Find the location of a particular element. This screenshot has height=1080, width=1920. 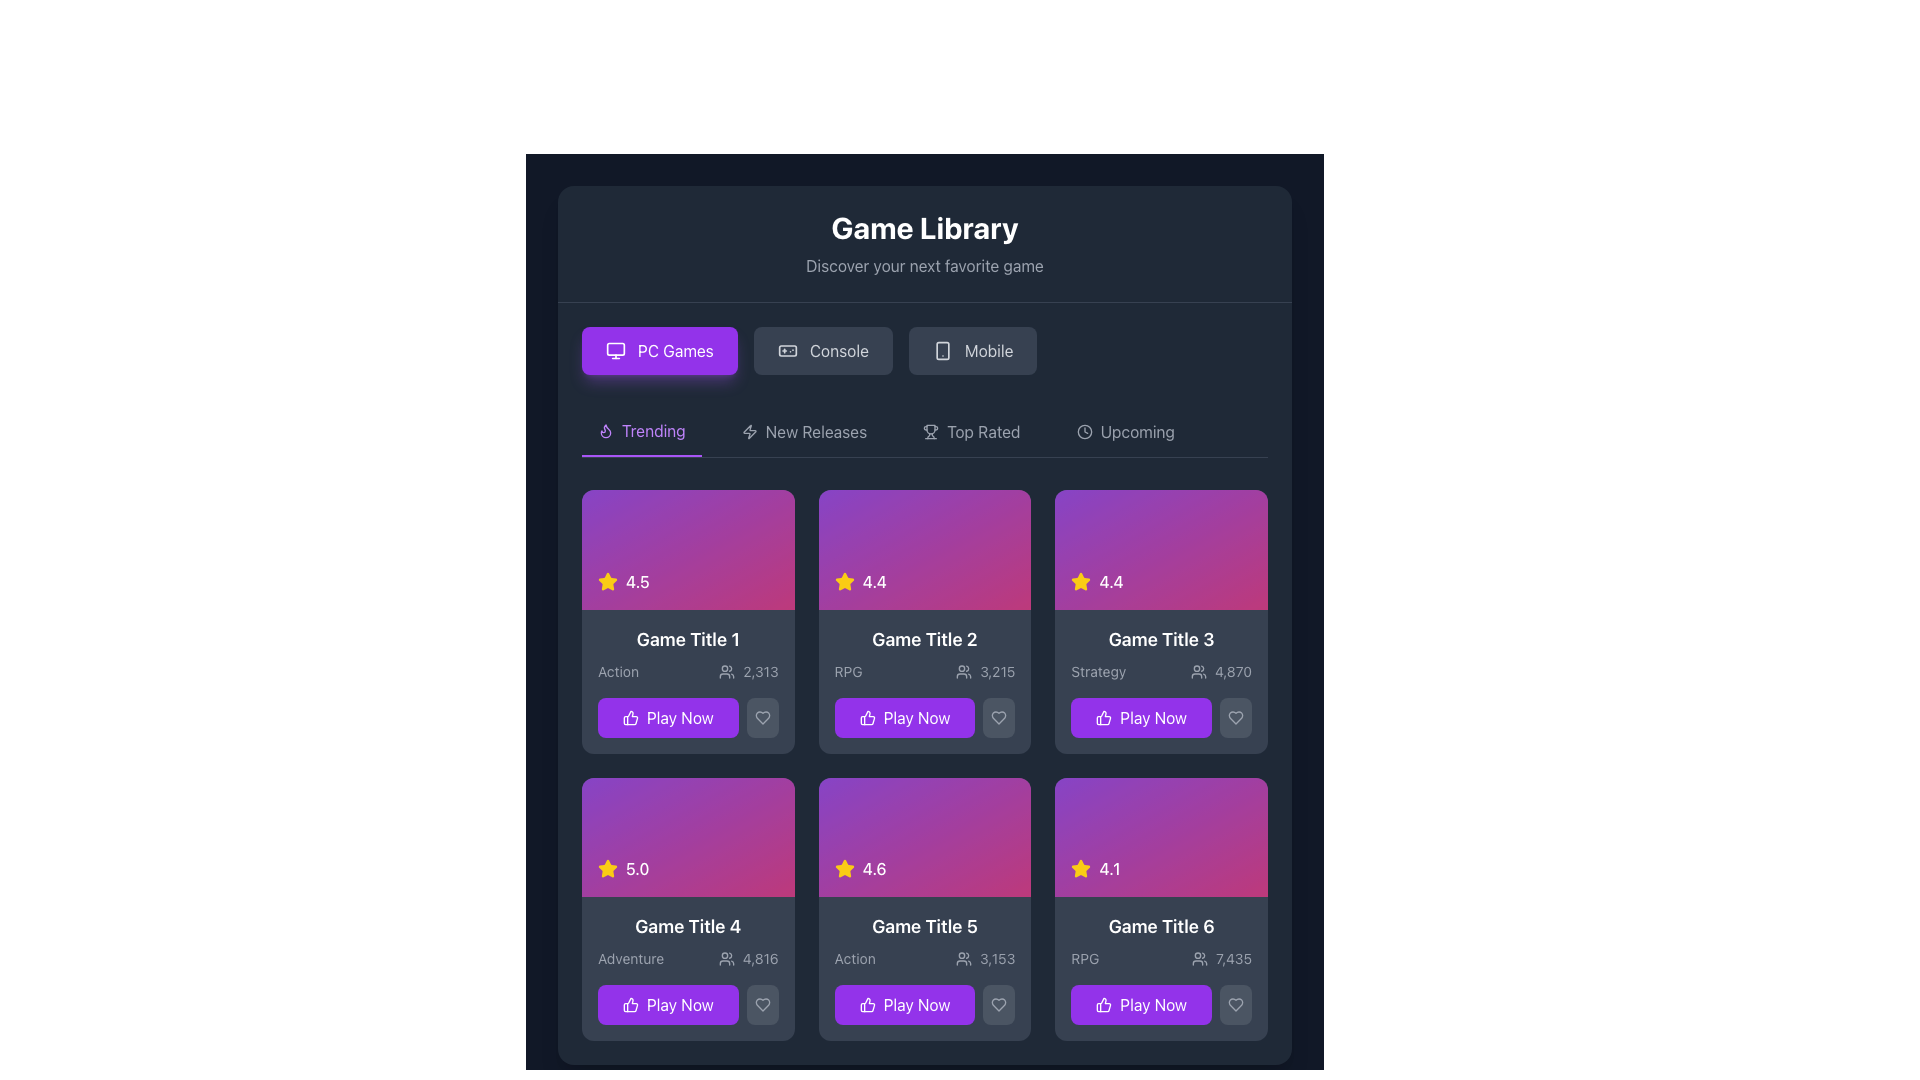

the text label displaying 'RPG' in gray color, positioned above the 'Play Now' button in the lower right card of the grid layout is located at coordinates (1084, 958).